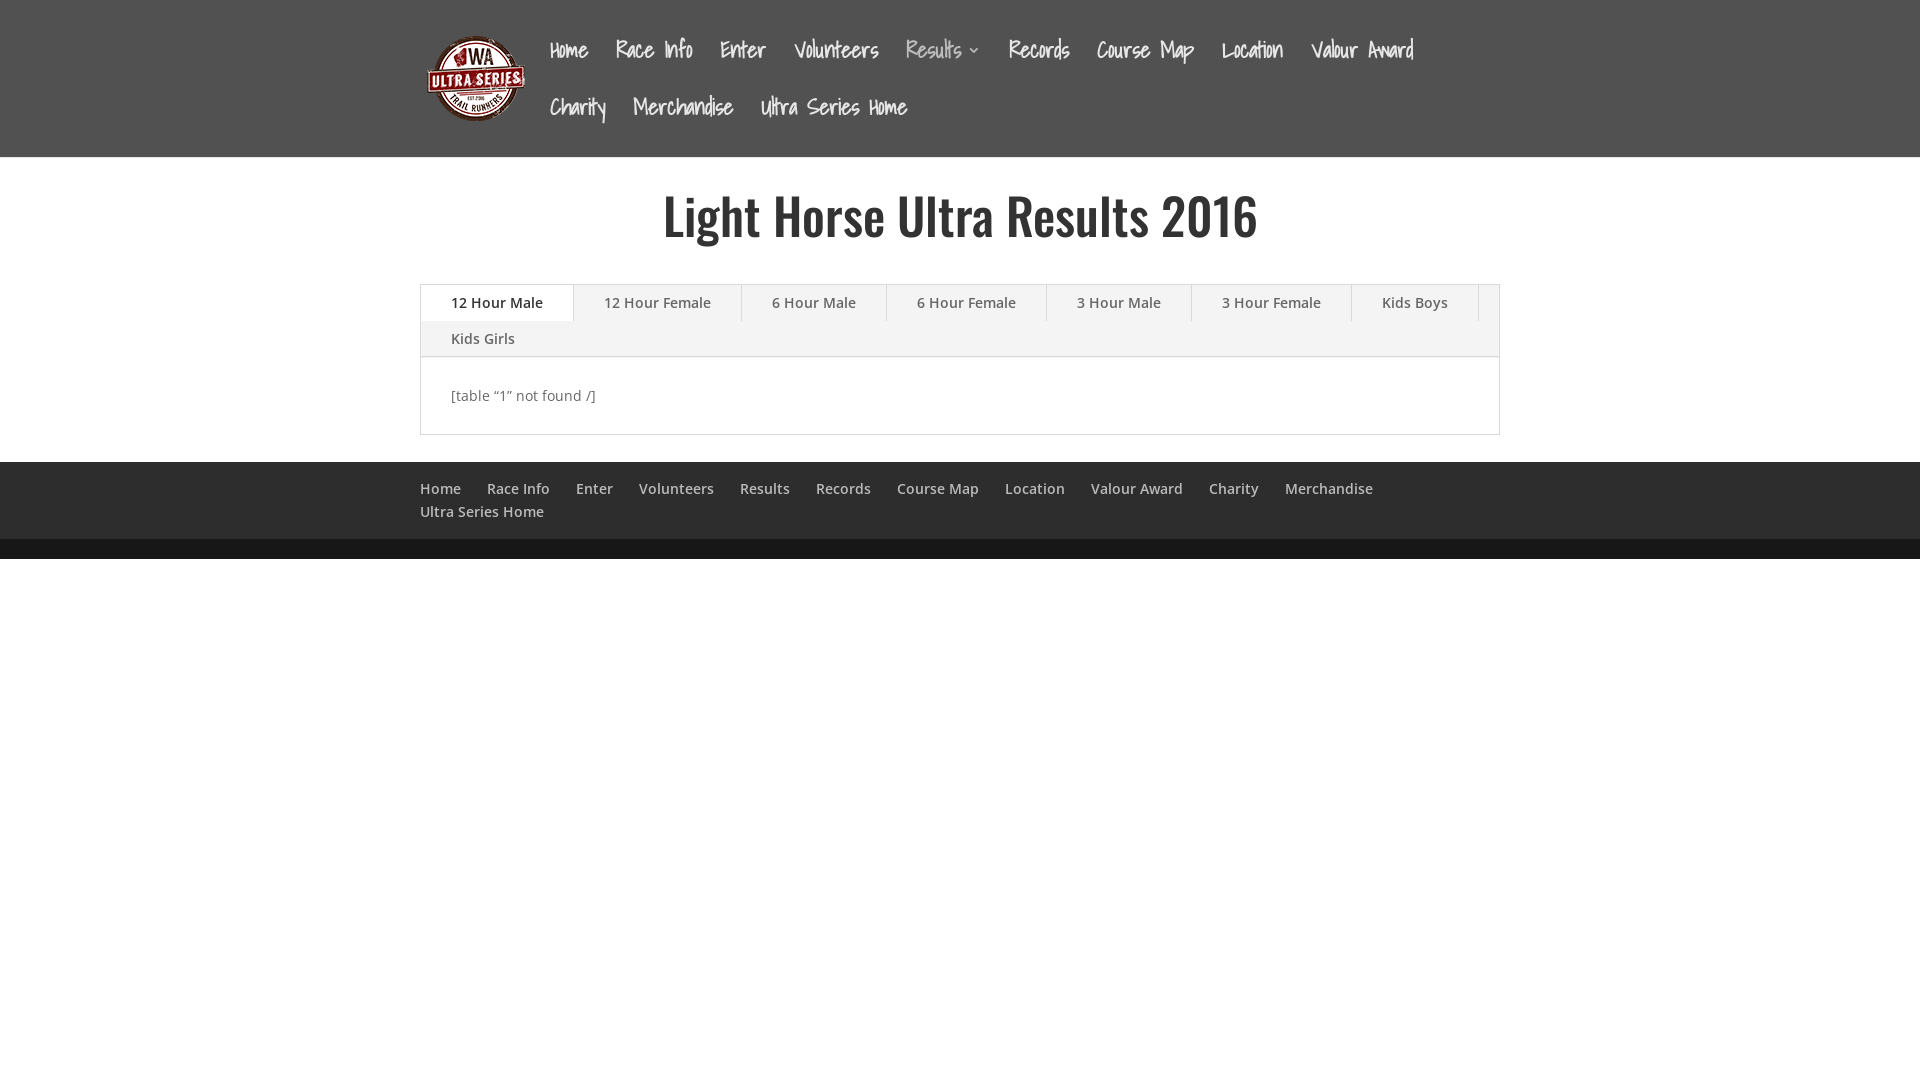 This screenshot has height=1080, width=1920. I want to click on 'Kids Girls', so click(483, 338).